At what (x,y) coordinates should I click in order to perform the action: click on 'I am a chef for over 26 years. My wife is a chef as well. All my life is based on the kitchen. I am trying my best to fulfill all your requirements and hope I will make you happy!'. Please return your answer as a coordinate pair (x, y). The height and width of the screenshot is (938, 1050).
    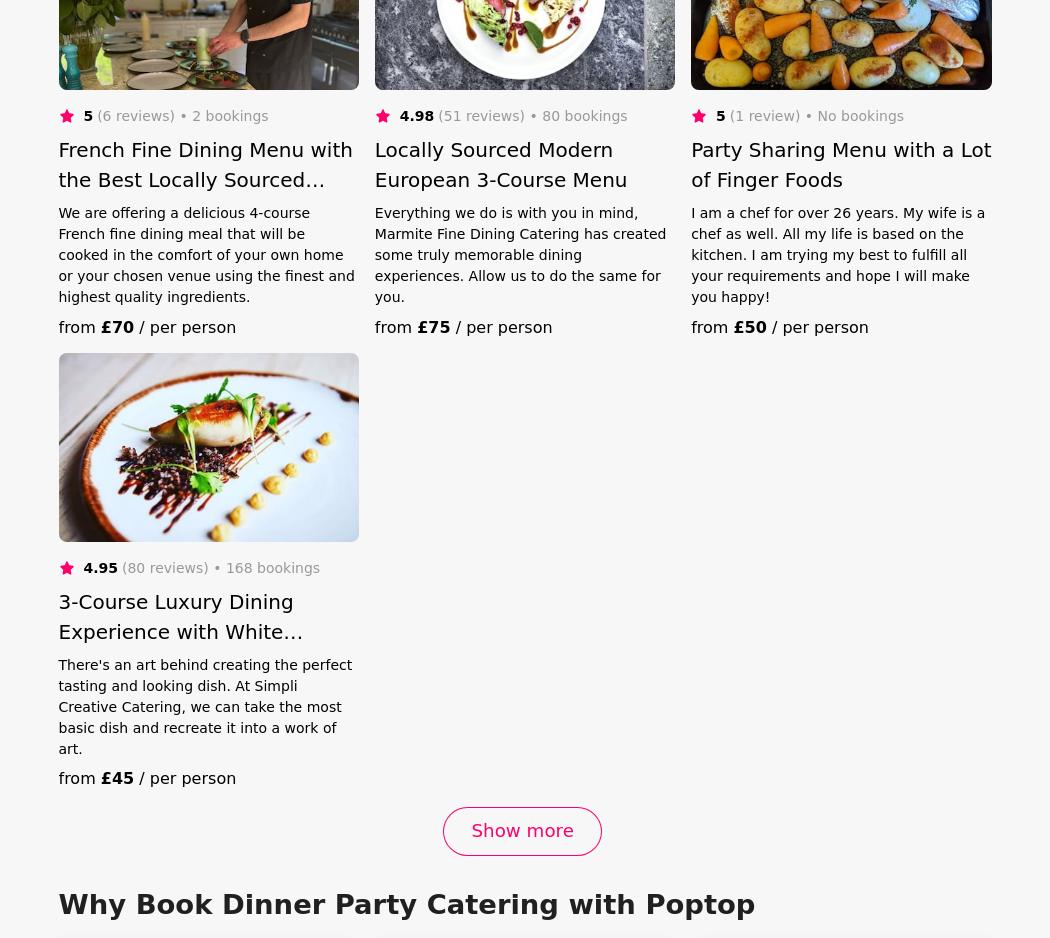
    Looking at the image, I should click on (838, 253).